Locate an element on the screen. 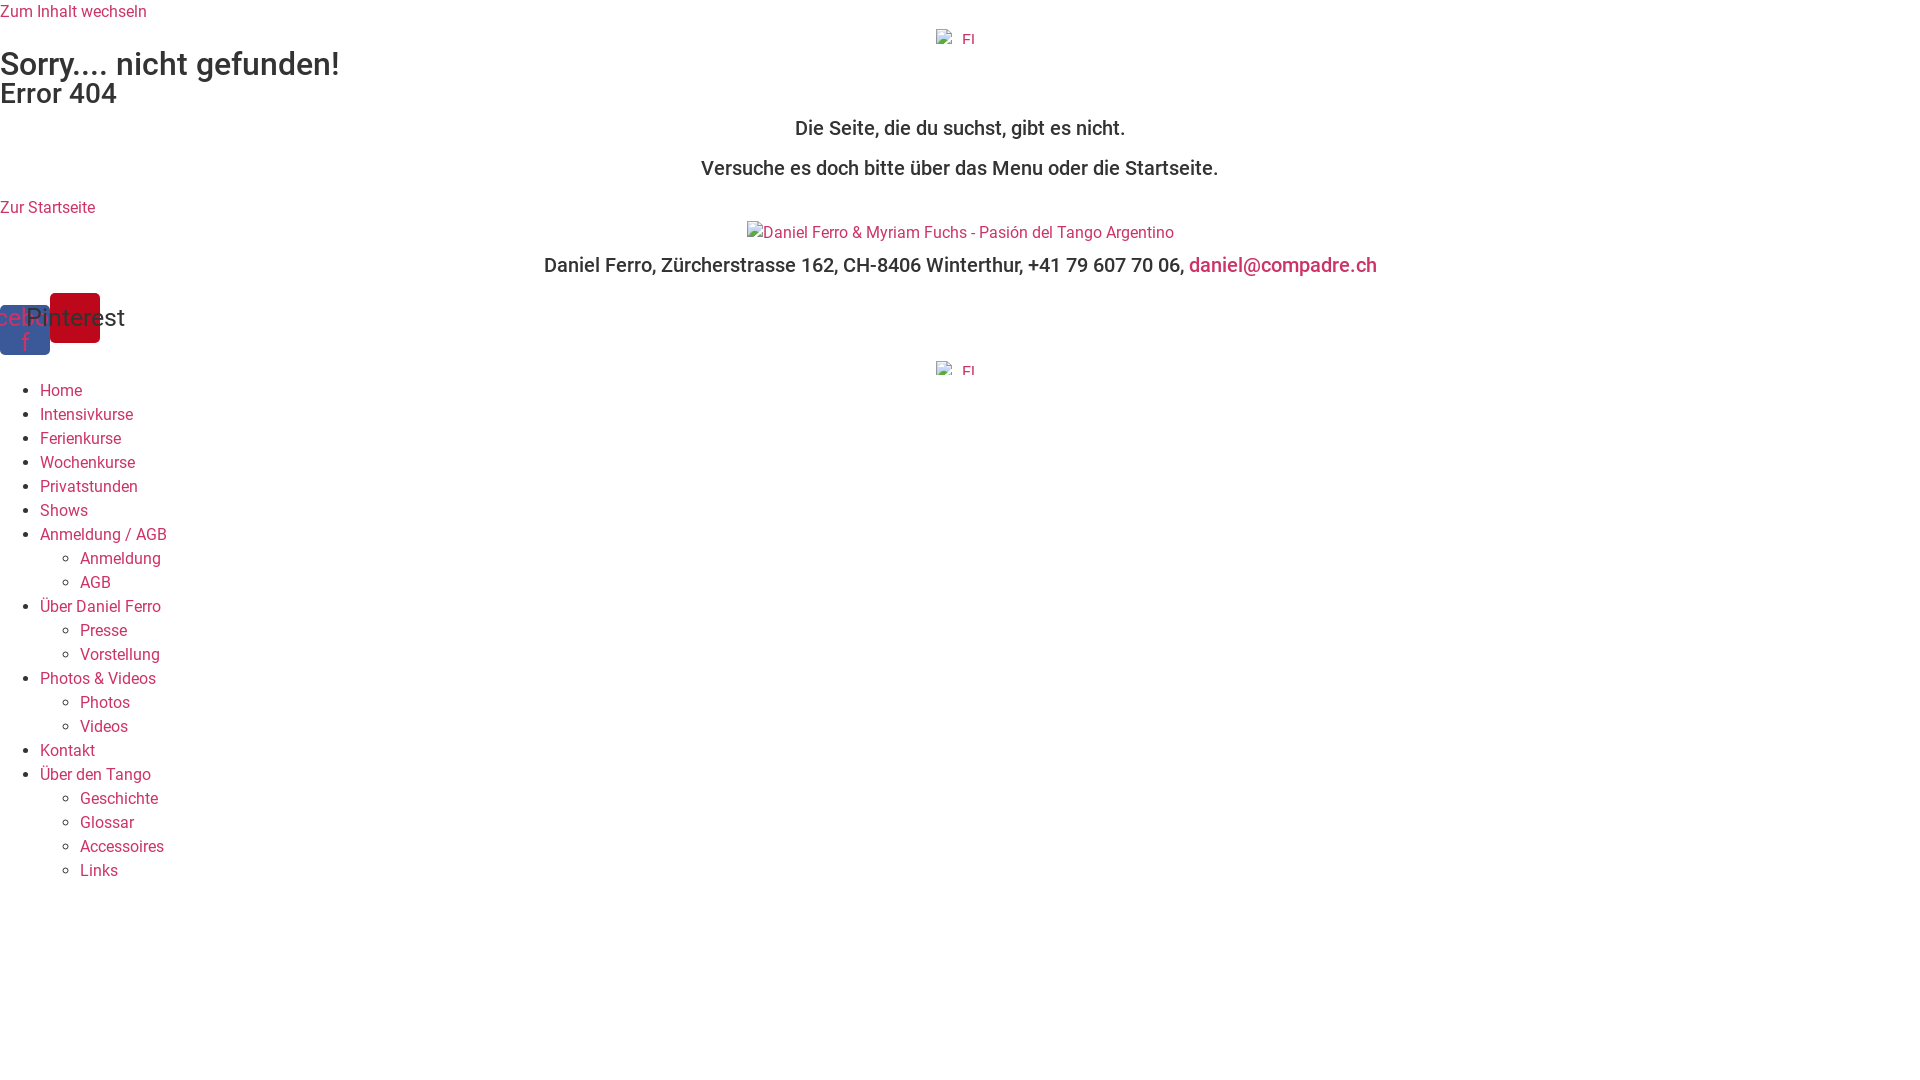 This screenshot has width=1920, height=1080. 'Videos' is located at coordinates (103, 726).